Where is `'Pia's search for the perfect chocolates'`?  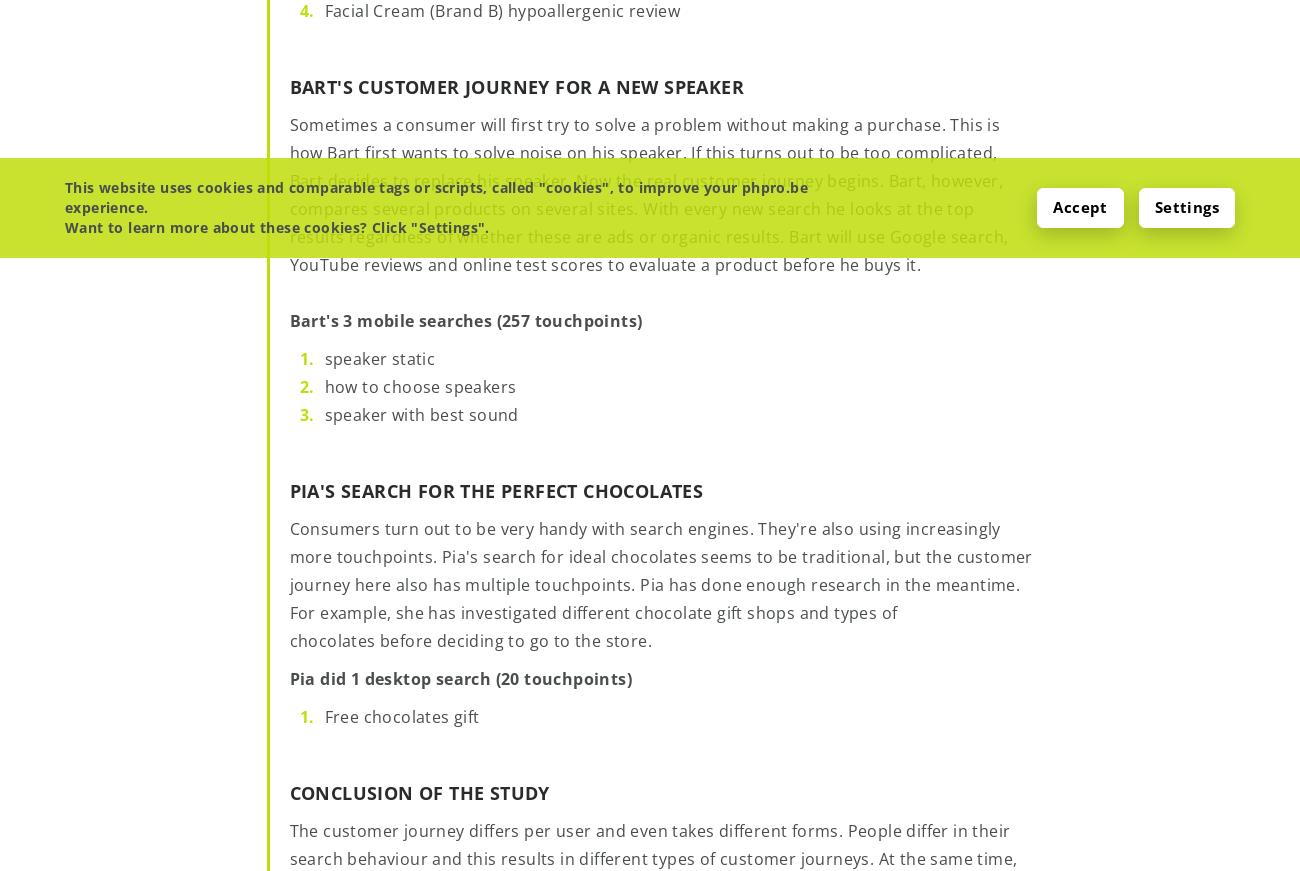 'Pia's search for the perfect chocolates' is located at coordinates (495, 490).